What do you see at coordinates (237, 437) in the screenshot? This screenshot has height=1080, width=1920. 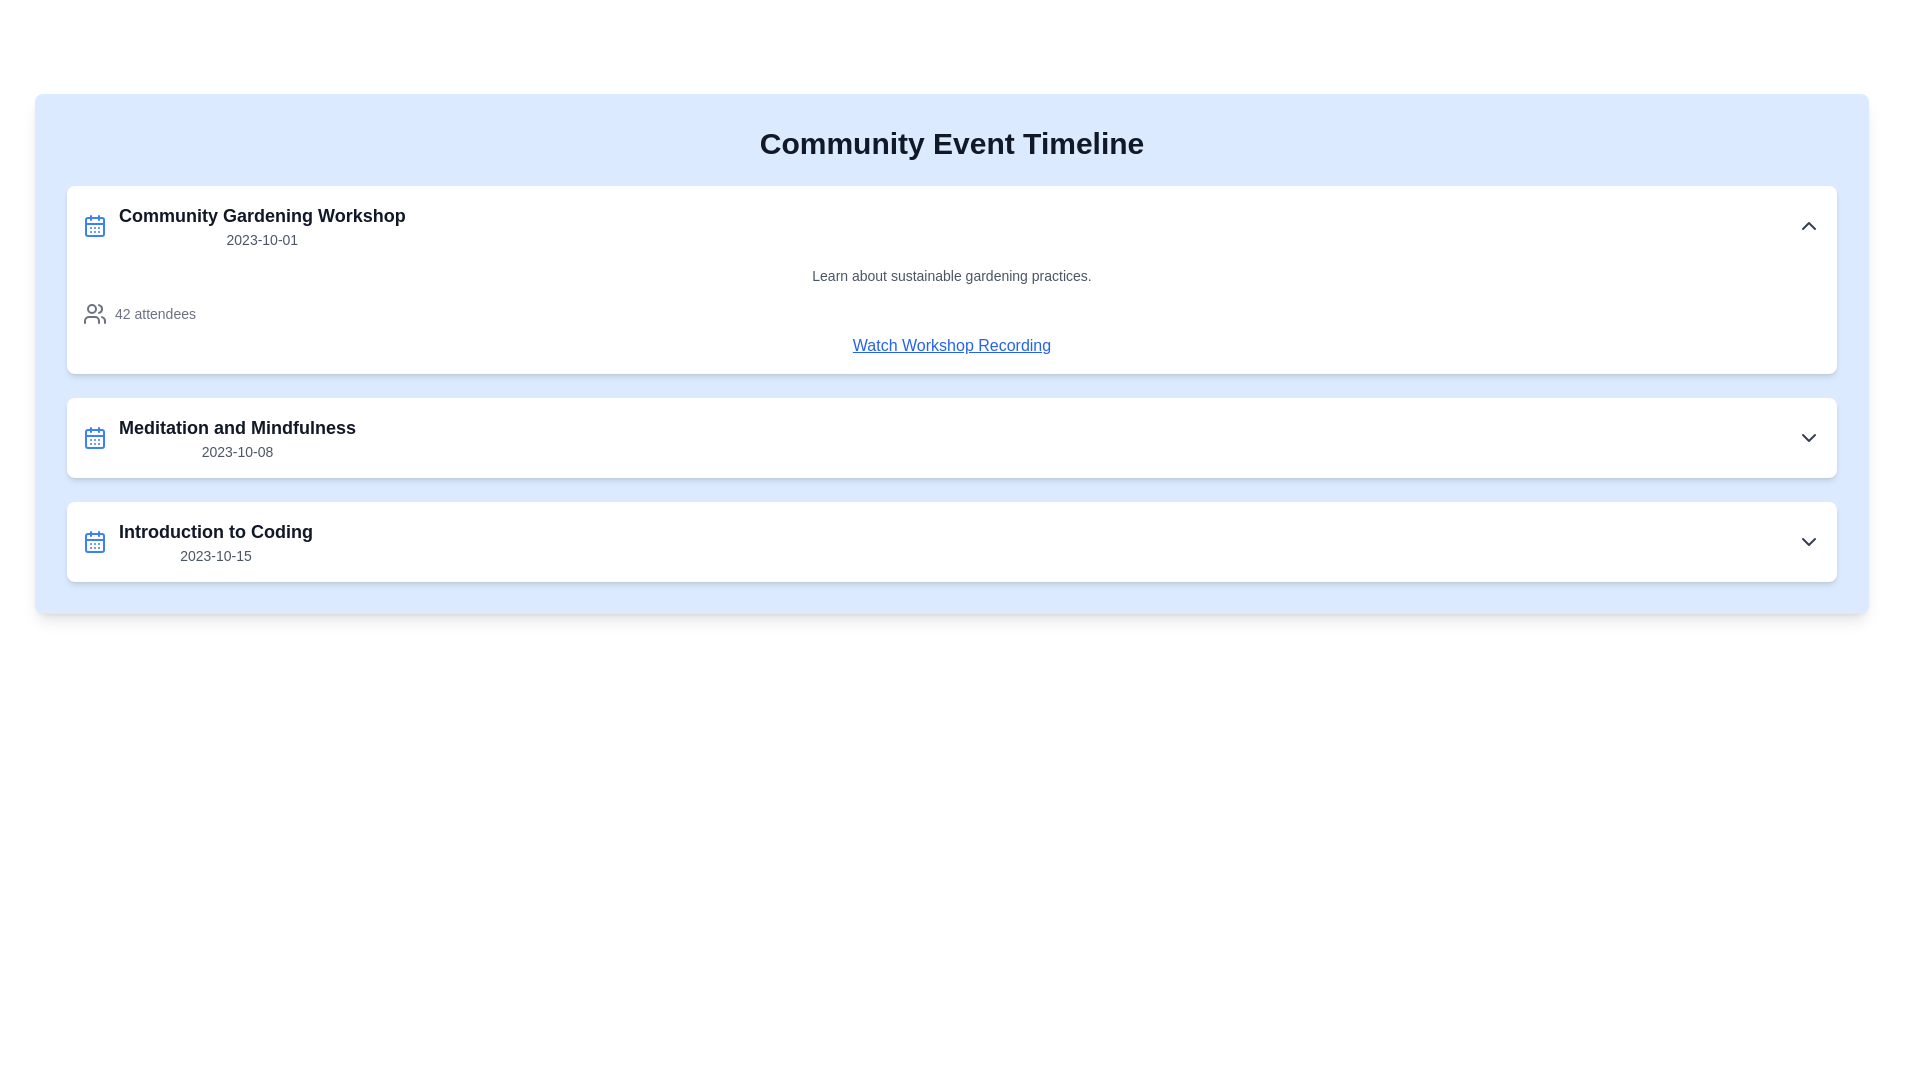 I see `text displayed in the second event block, which includes the title 'Meditation and Mindfulness' and the subtitle '2023-10-08'` at bounding box center [237, 437].